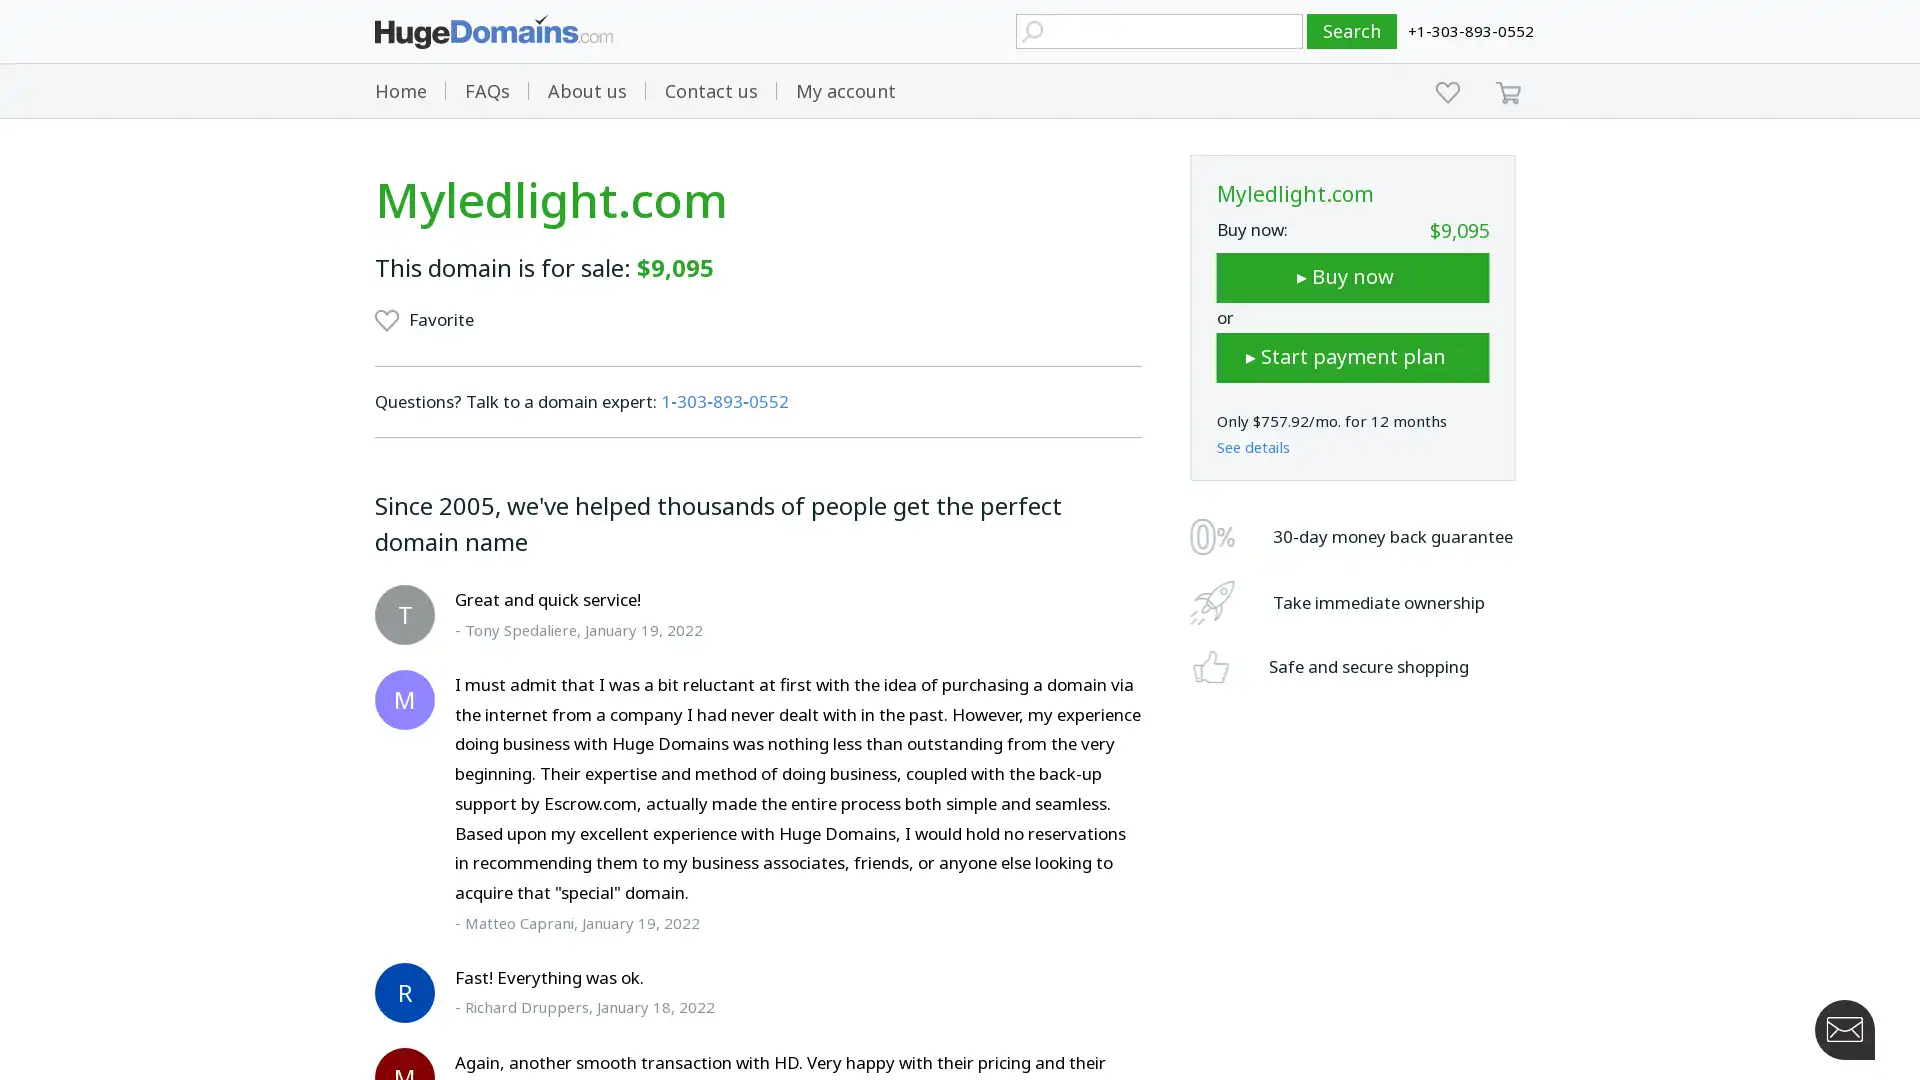 This screenshot has height=1080, width=1920. What do you see at coordinates (1352, 31) in the screenshot?
I see `Search` at bounding box center [1352, 31].